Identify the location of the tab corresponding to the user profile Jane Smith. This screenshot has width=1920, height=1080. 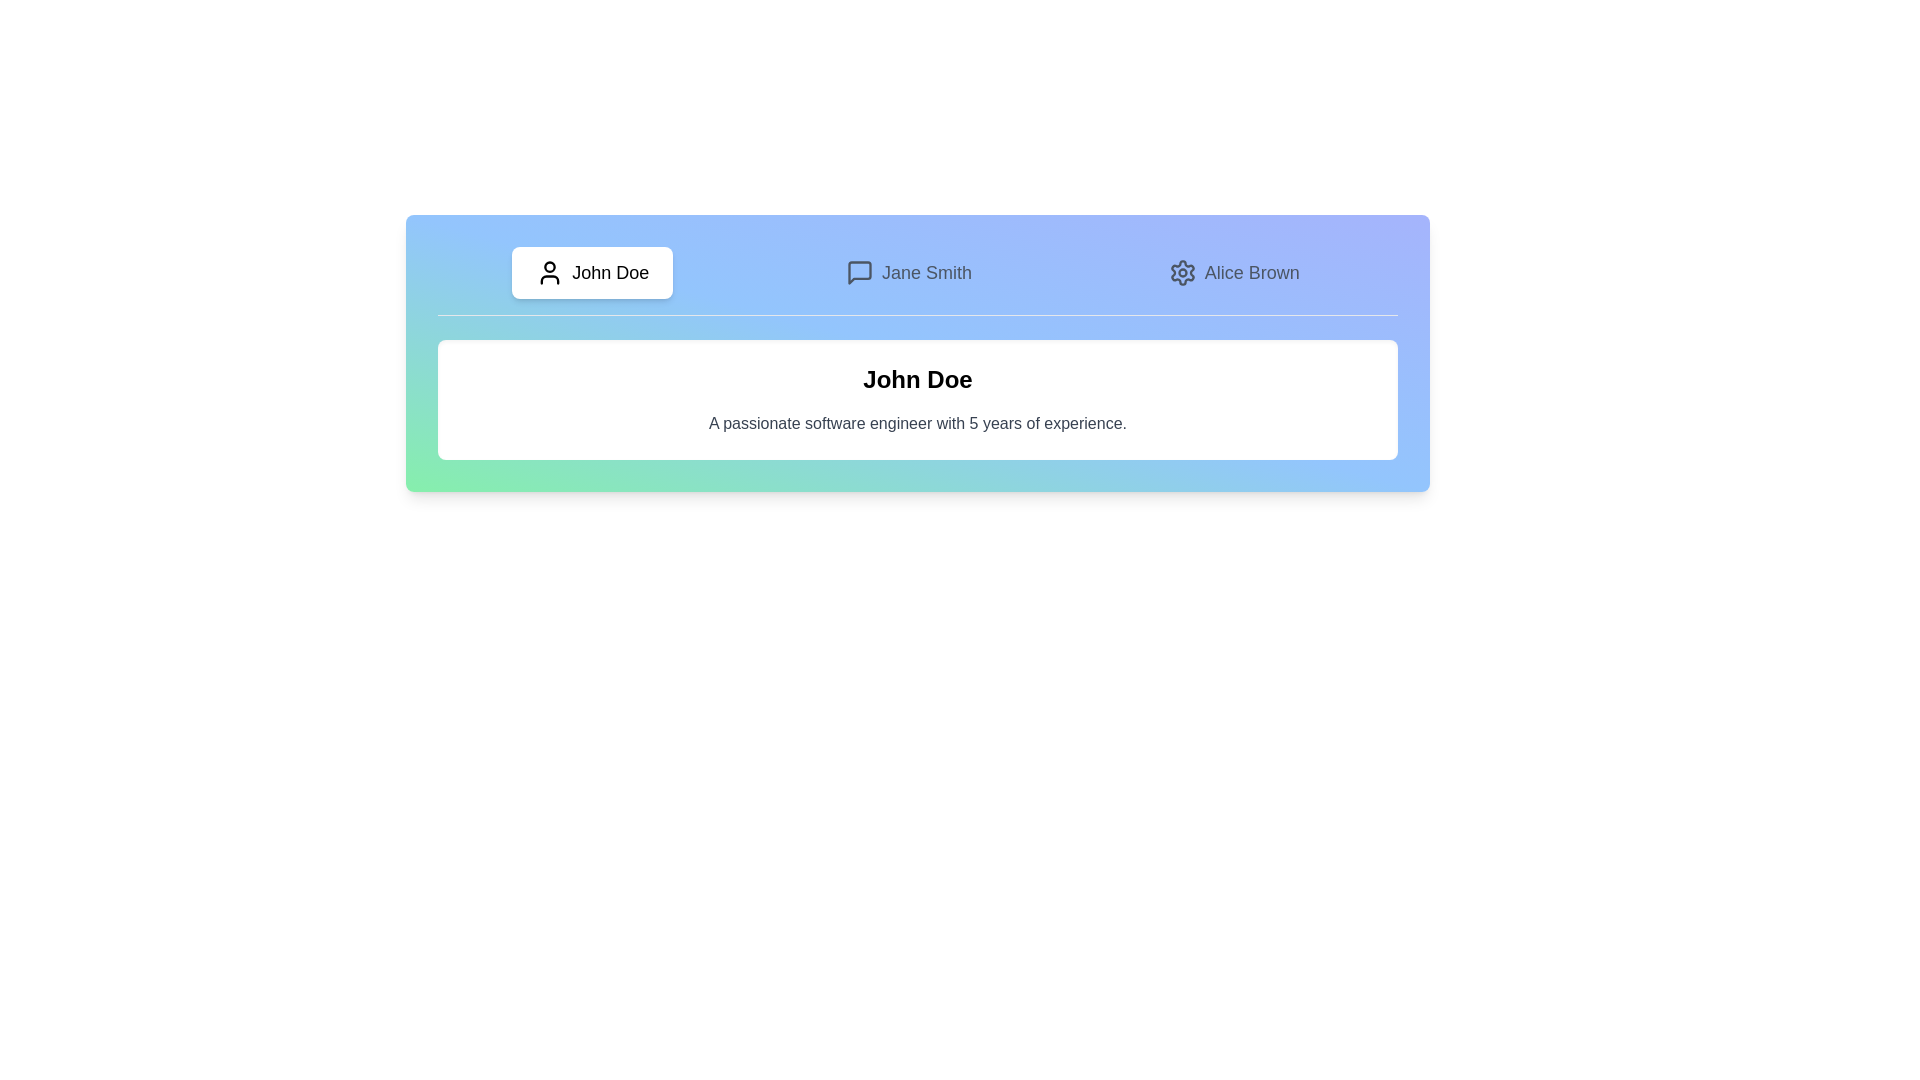
(907, 273).